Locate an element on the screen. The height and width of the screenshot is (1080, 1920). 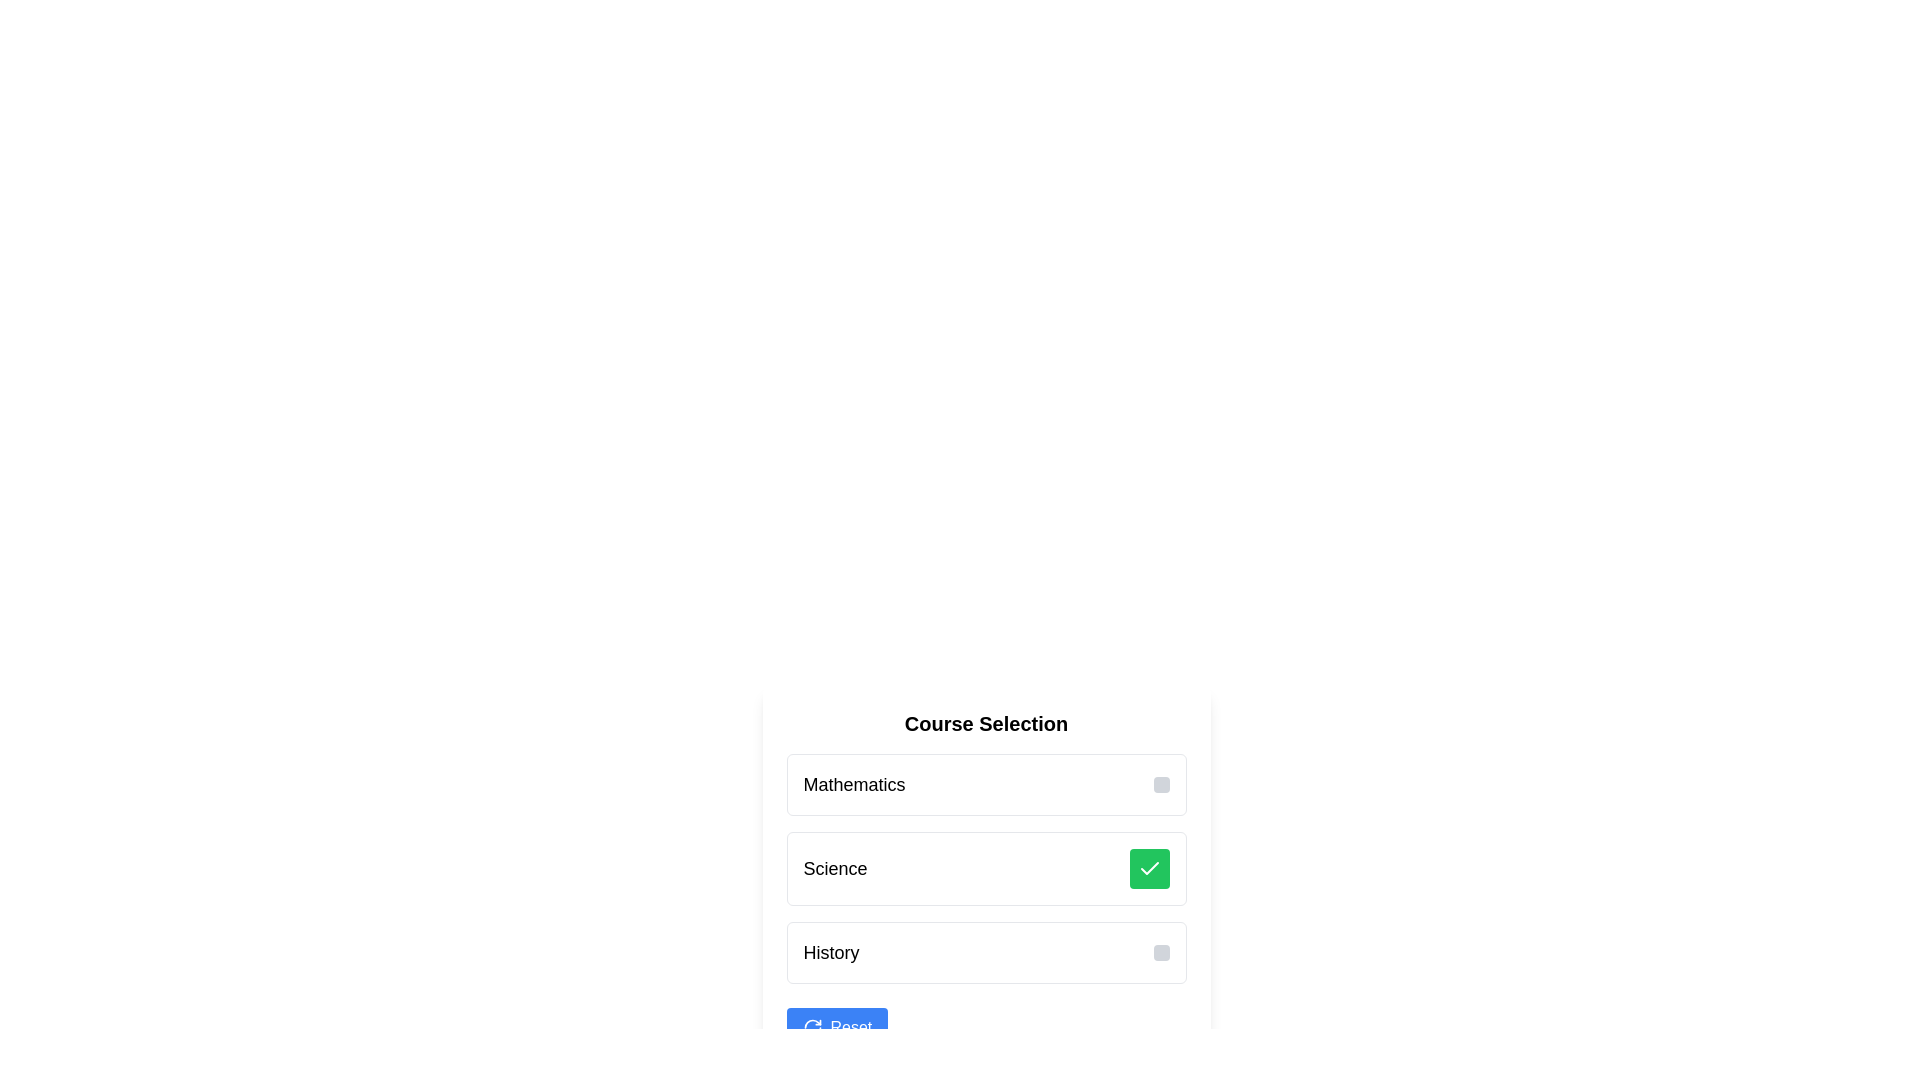
the second row of the selectable list item labeled 'Science' is located at coordinates (986, 878).